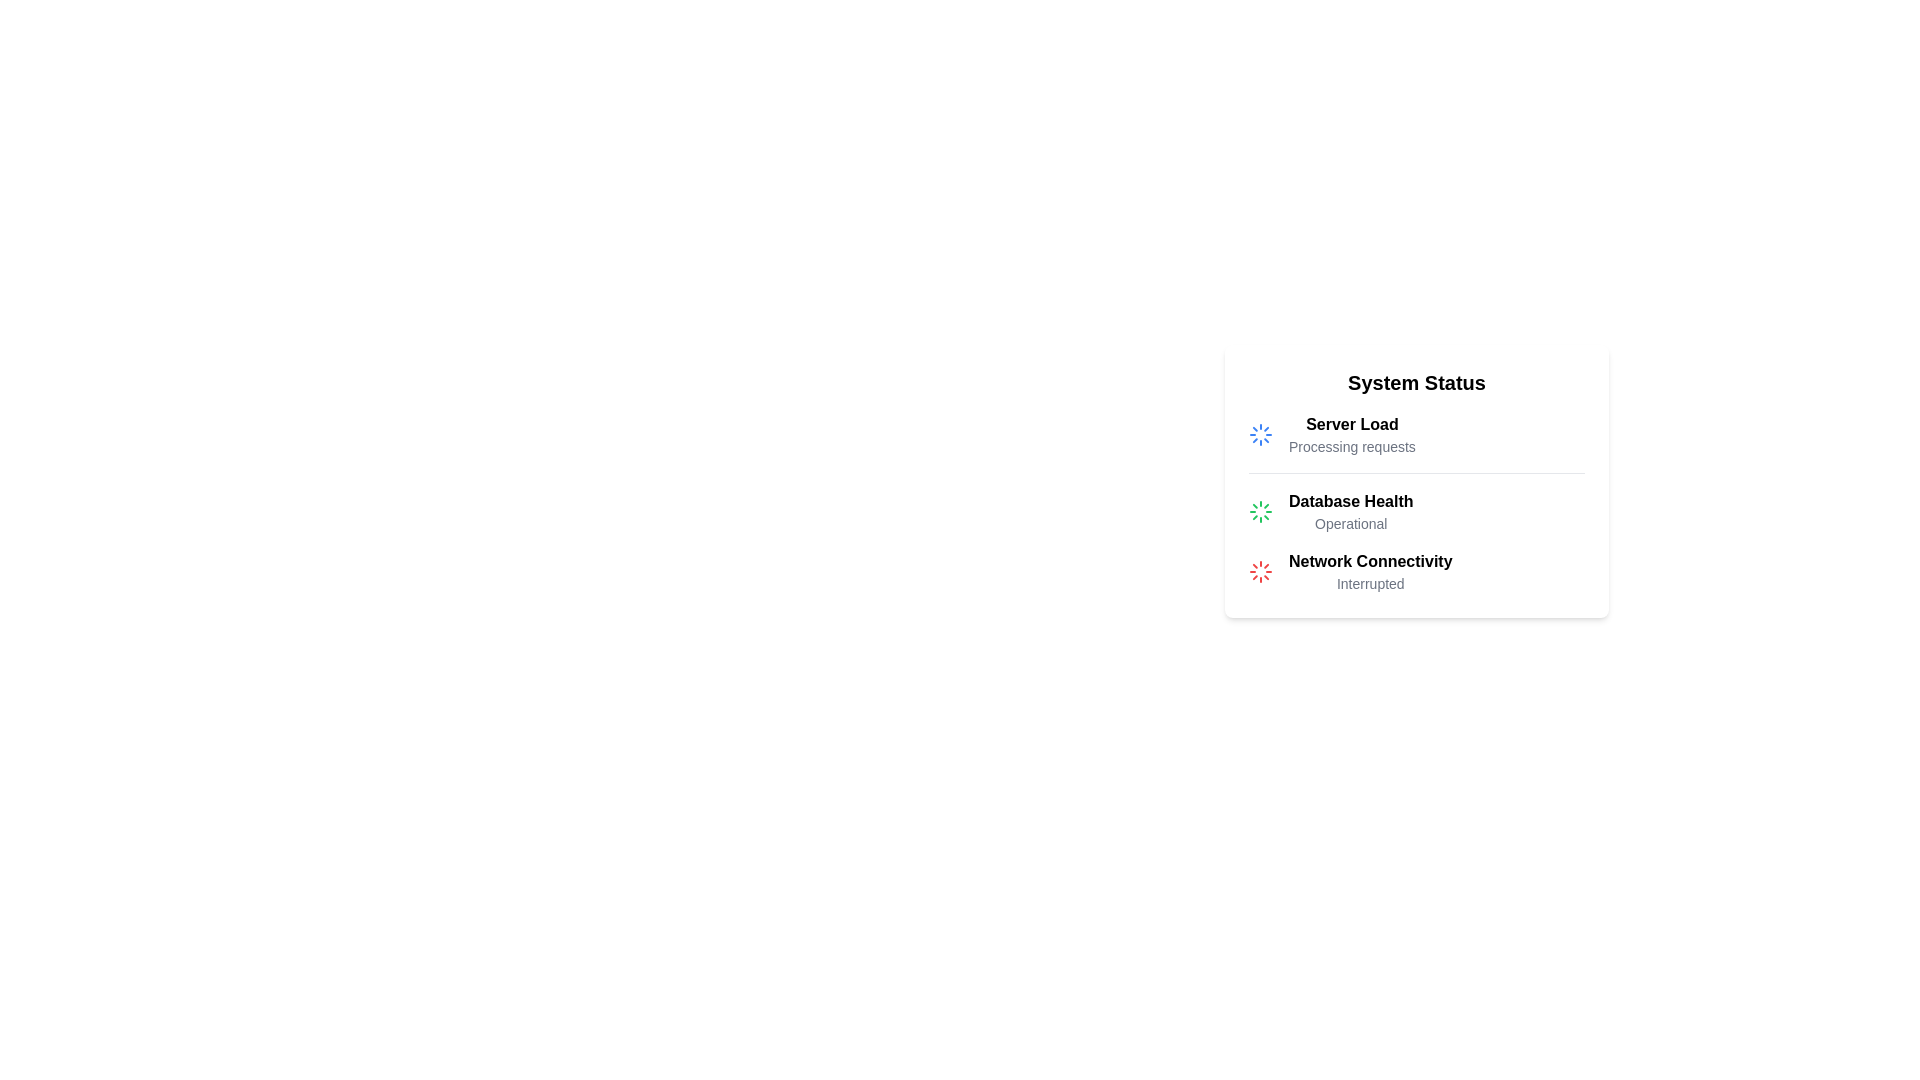 This screenshot has height=1080, width=1920. I want to click on the 'Server Load' header within the 'System Status' card, so click(1352, 423).